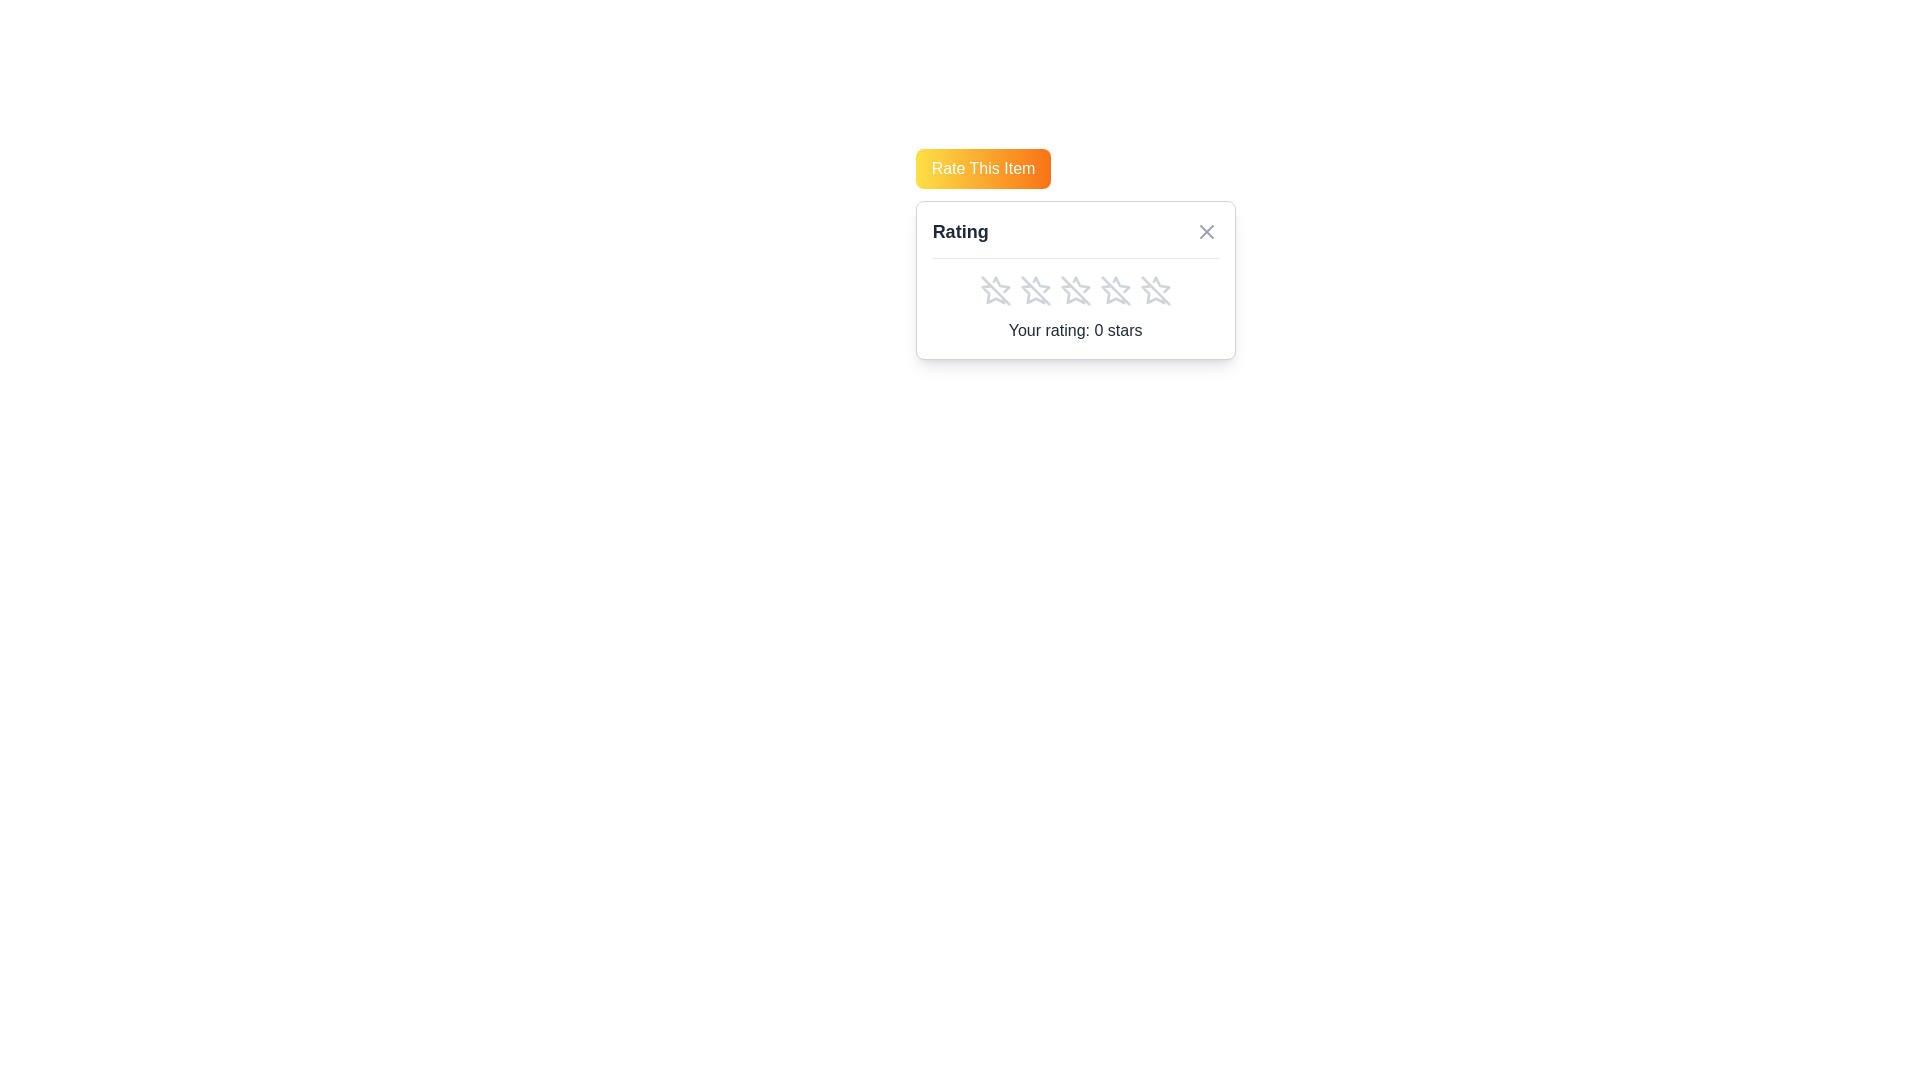 This screenshot has width=1920, height=1080. I want to click on third star segment of the star rating component, which is styled with a gray outline and part of the rating dialog below the 'Rating' section header, so click(1072, 294).